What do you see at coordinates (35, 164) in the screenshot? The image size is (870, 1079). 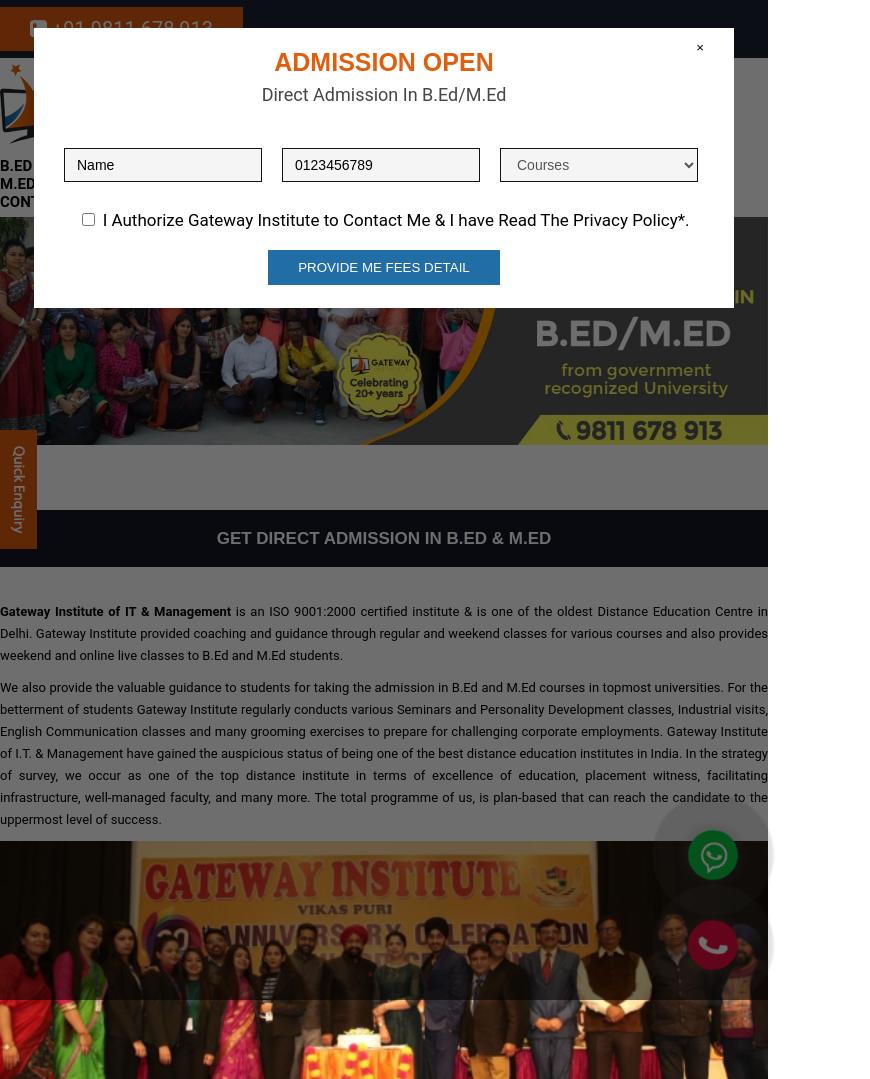 I see `'B.Ed CRSU'` at bounding box center [35, 164].